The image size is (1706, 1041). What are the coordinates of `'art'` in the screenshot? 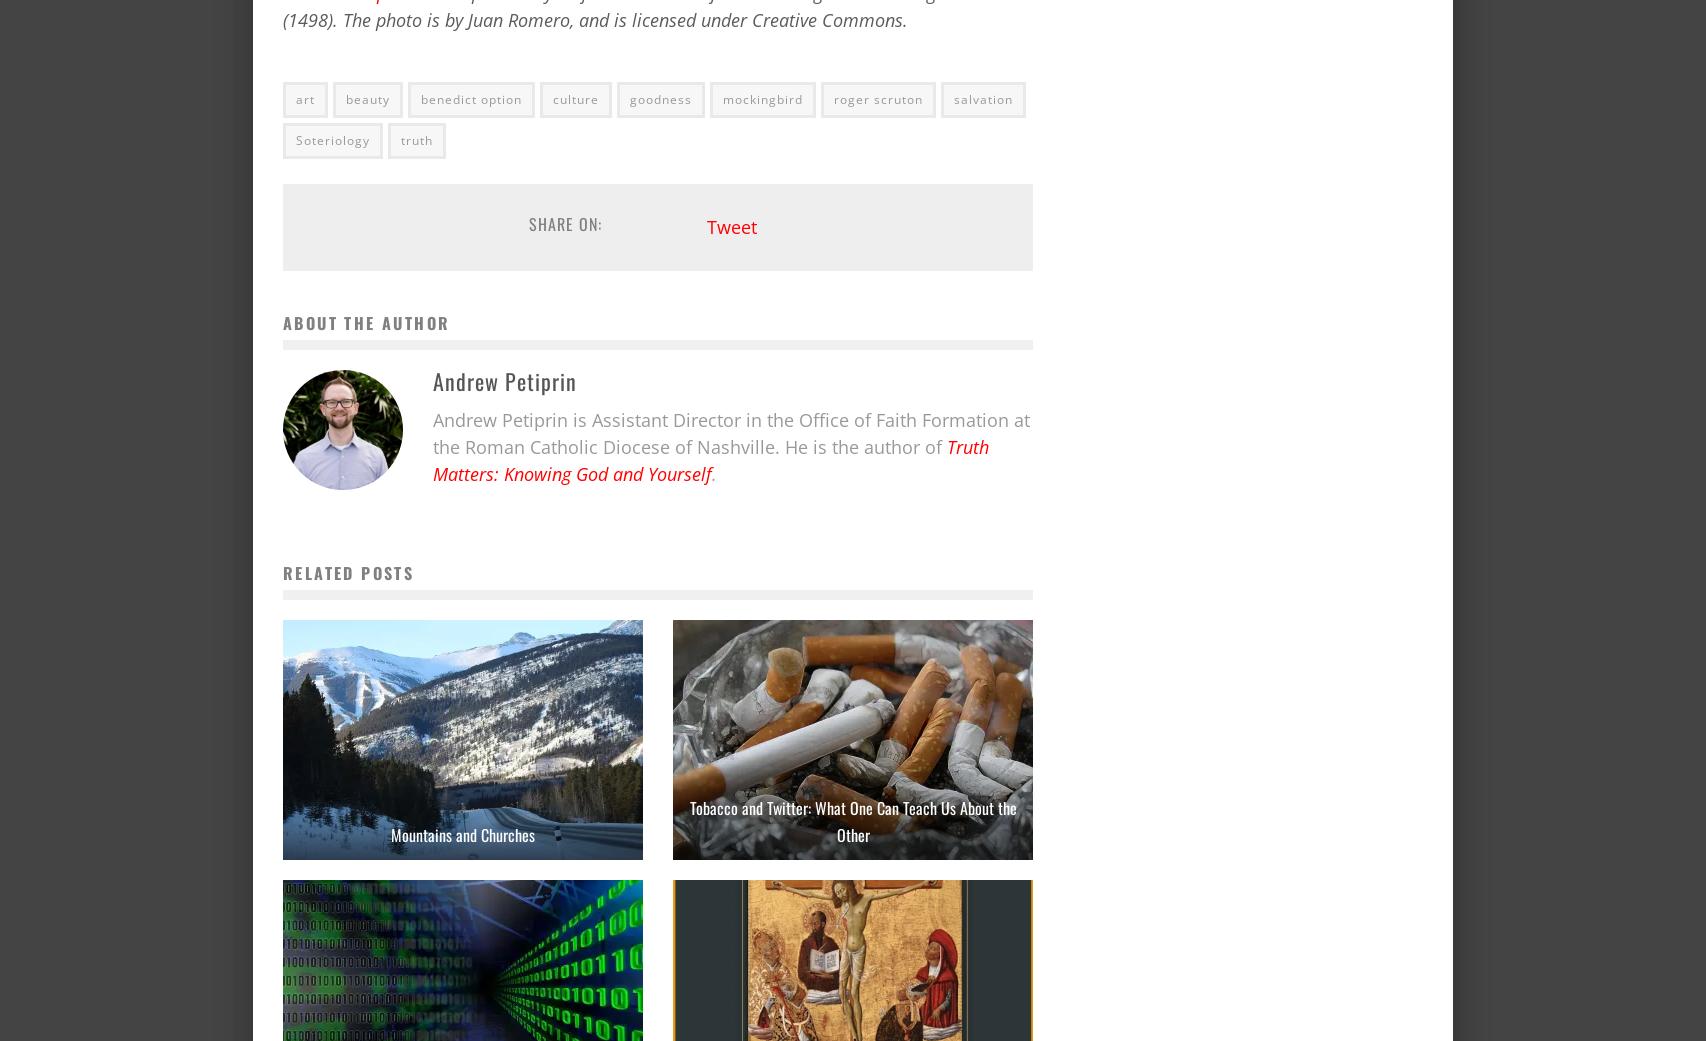 It's located at (305, 97).